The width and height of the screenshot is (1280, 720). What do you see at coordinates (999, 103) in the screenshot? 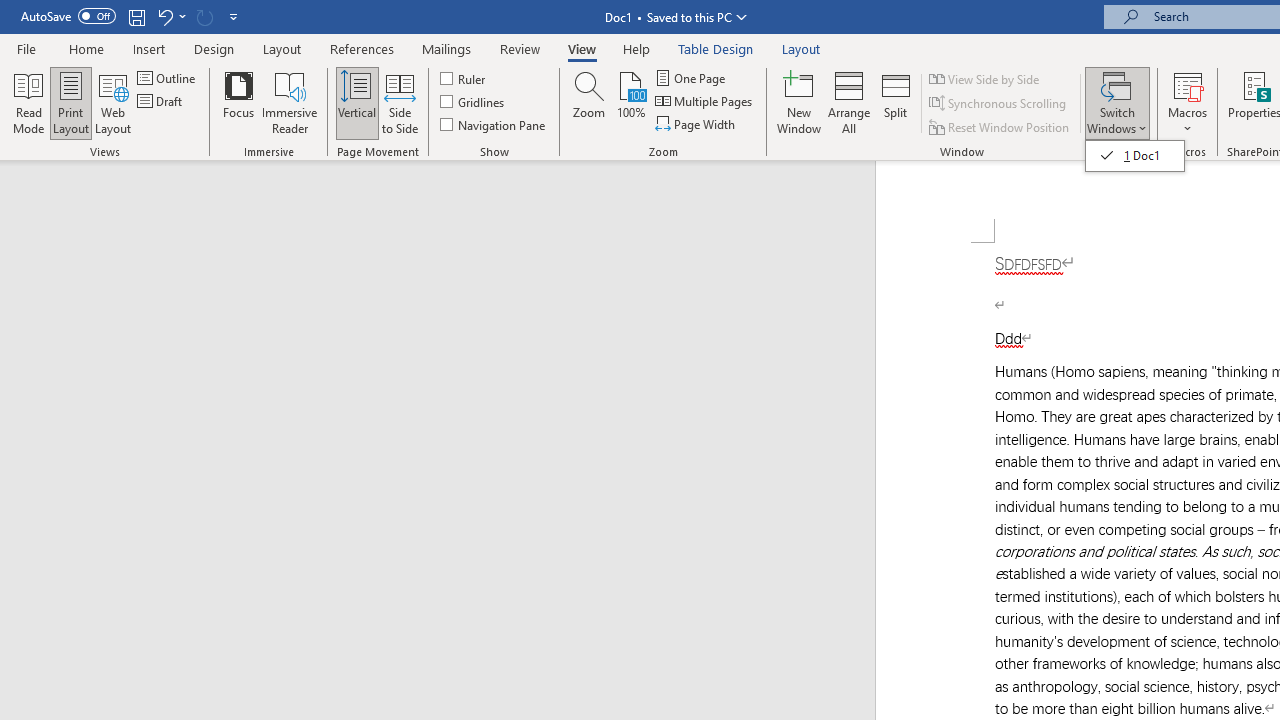
I see `'Synchronous Scrolling'` at bounding box center [999, 103].